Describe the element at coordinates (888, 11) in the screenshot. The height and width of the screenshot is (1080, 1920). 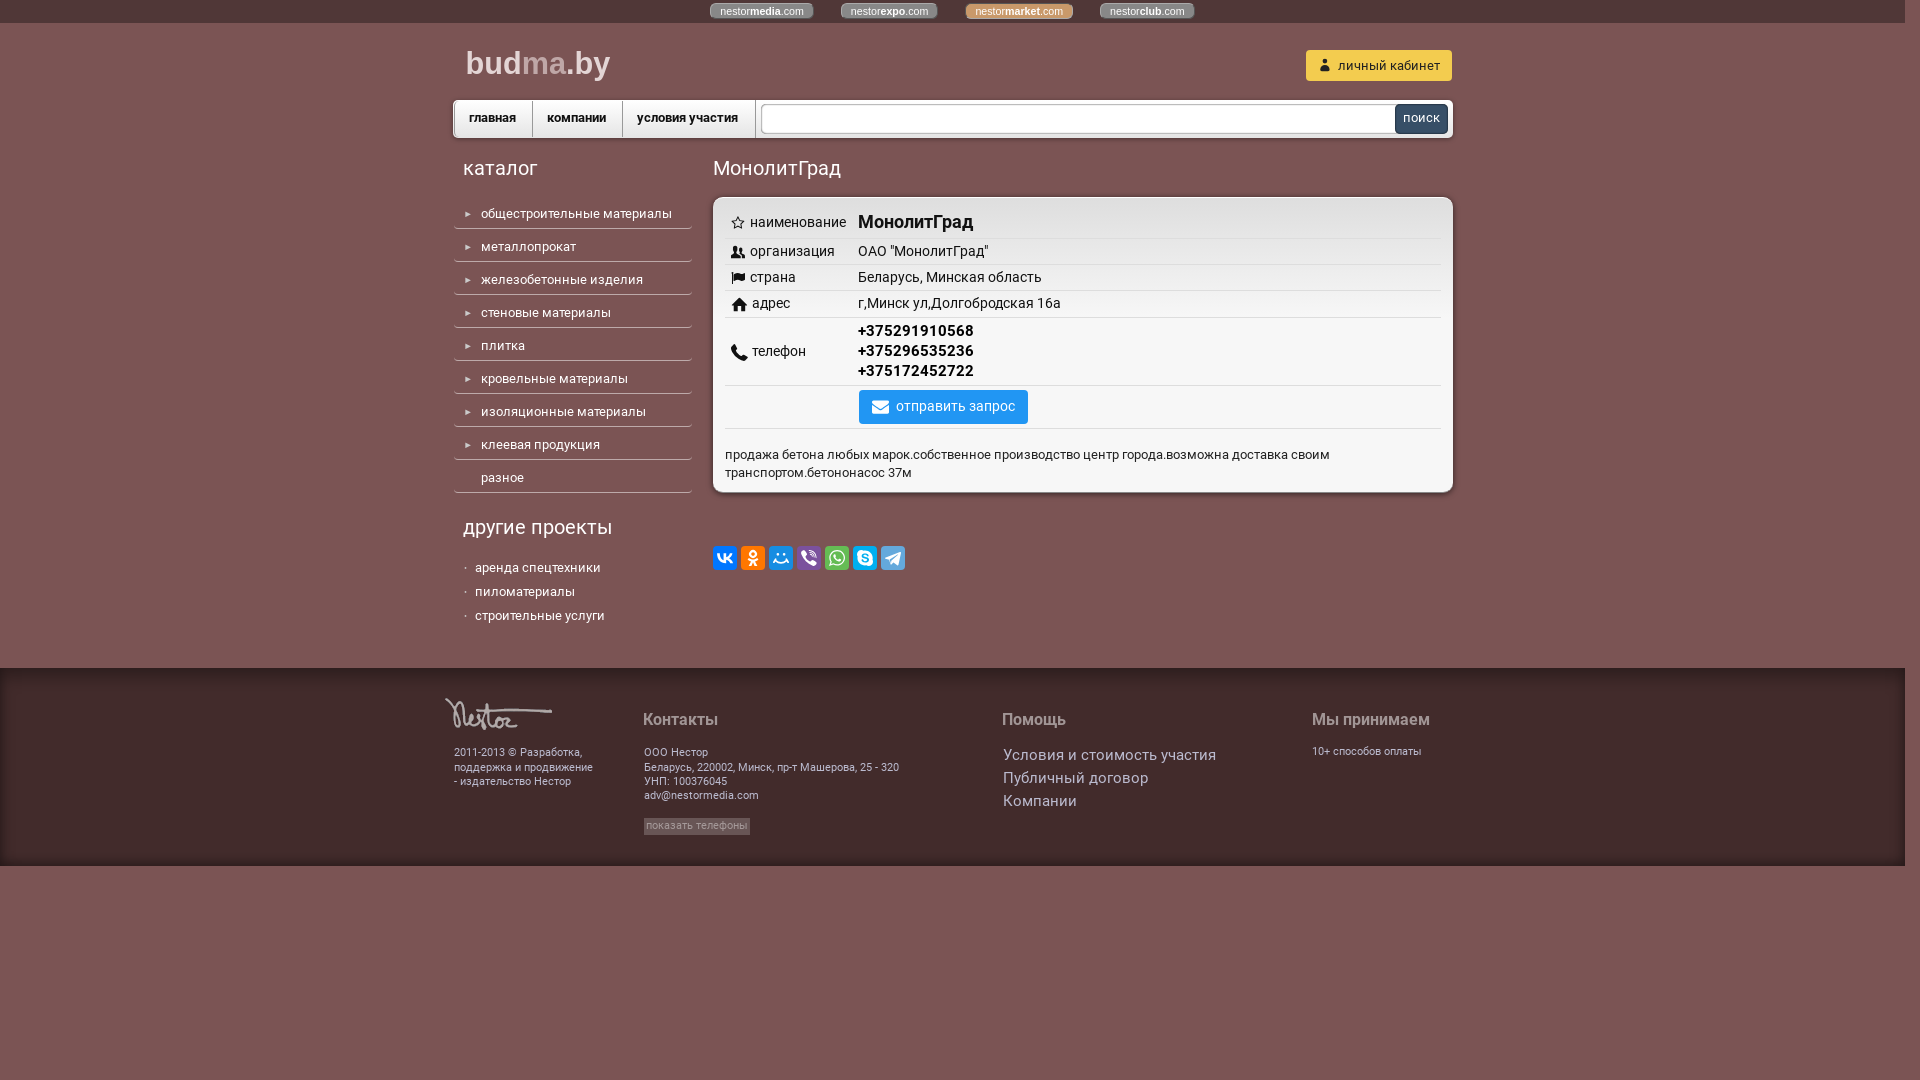
I see `'nestorexpo.com'` at that location.